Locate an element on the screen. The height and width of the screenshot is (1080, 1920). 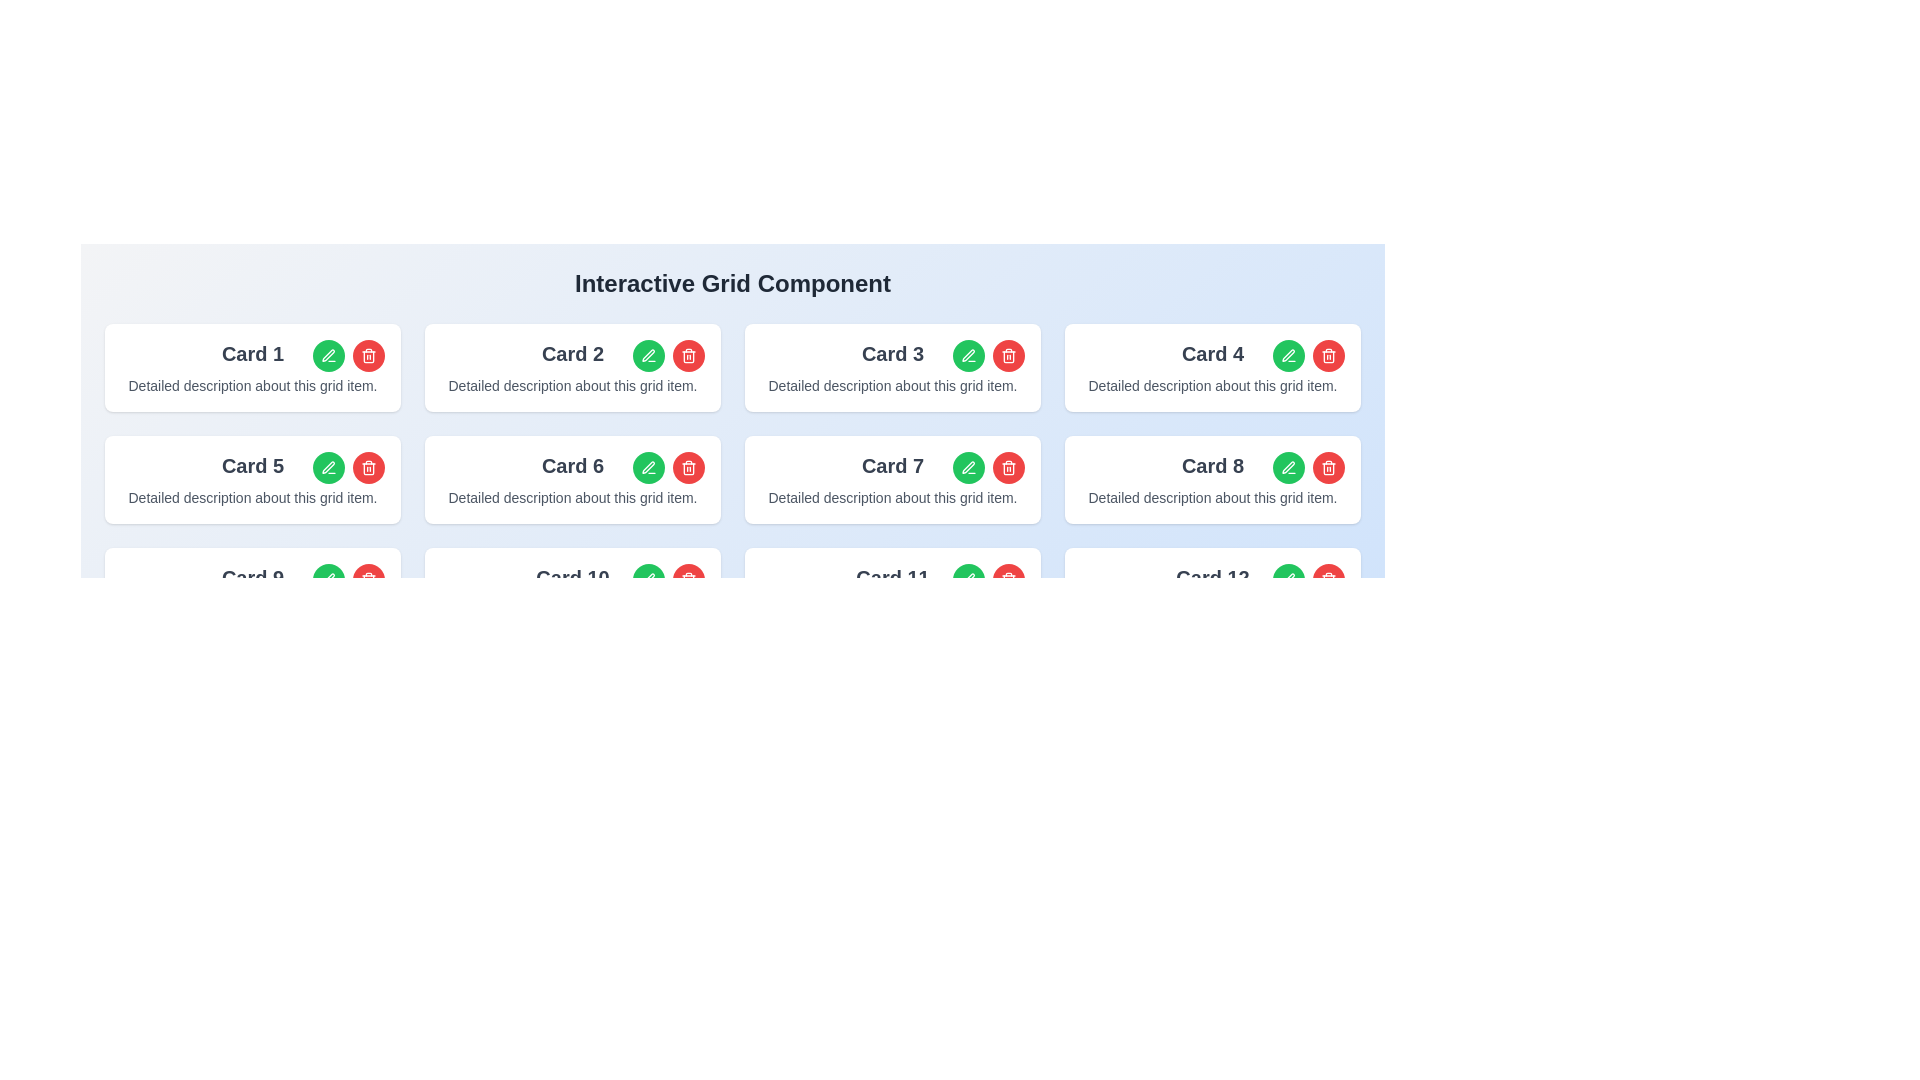
the red delete button in the button group for 'Card 6', located in the top-right corner of the card is located at coordinates (668, 467).